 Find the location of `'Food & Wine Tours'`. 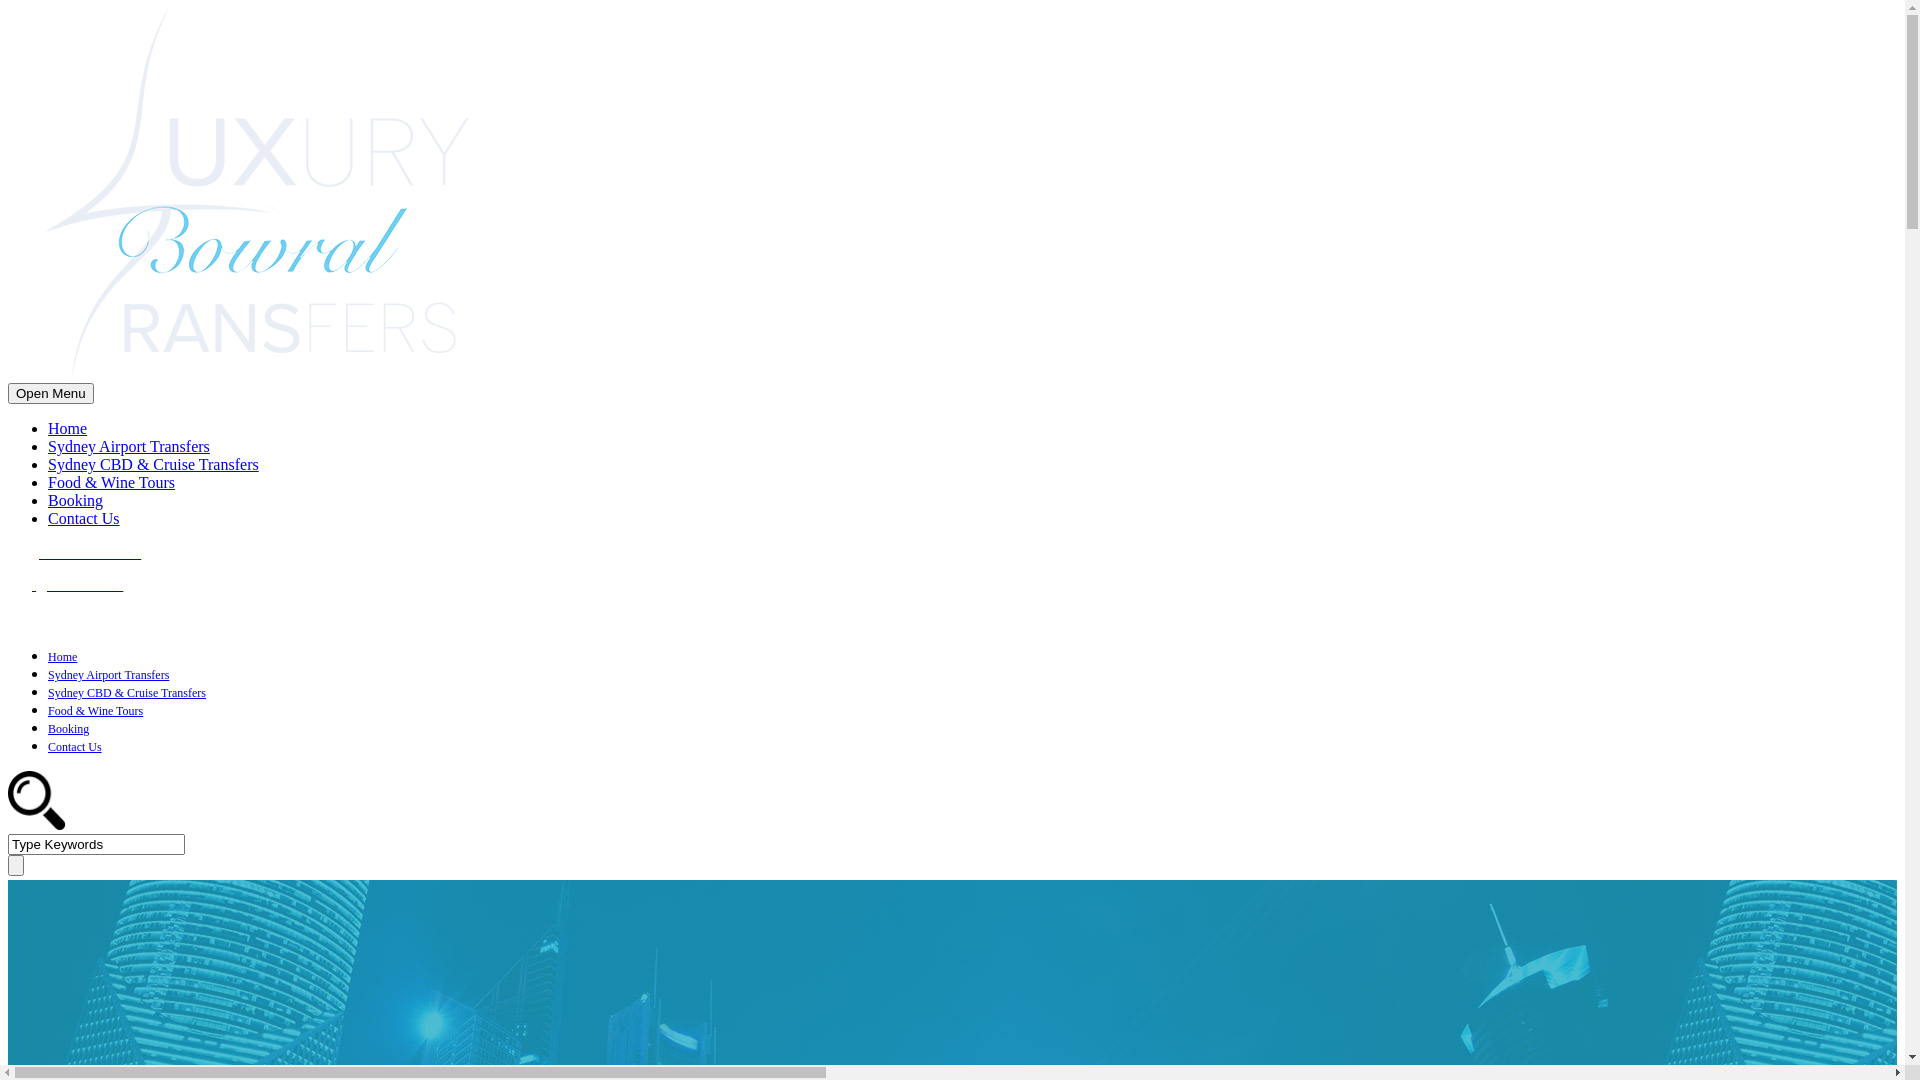

'Food & Wine Tours' is located at coordinates (110, 482).